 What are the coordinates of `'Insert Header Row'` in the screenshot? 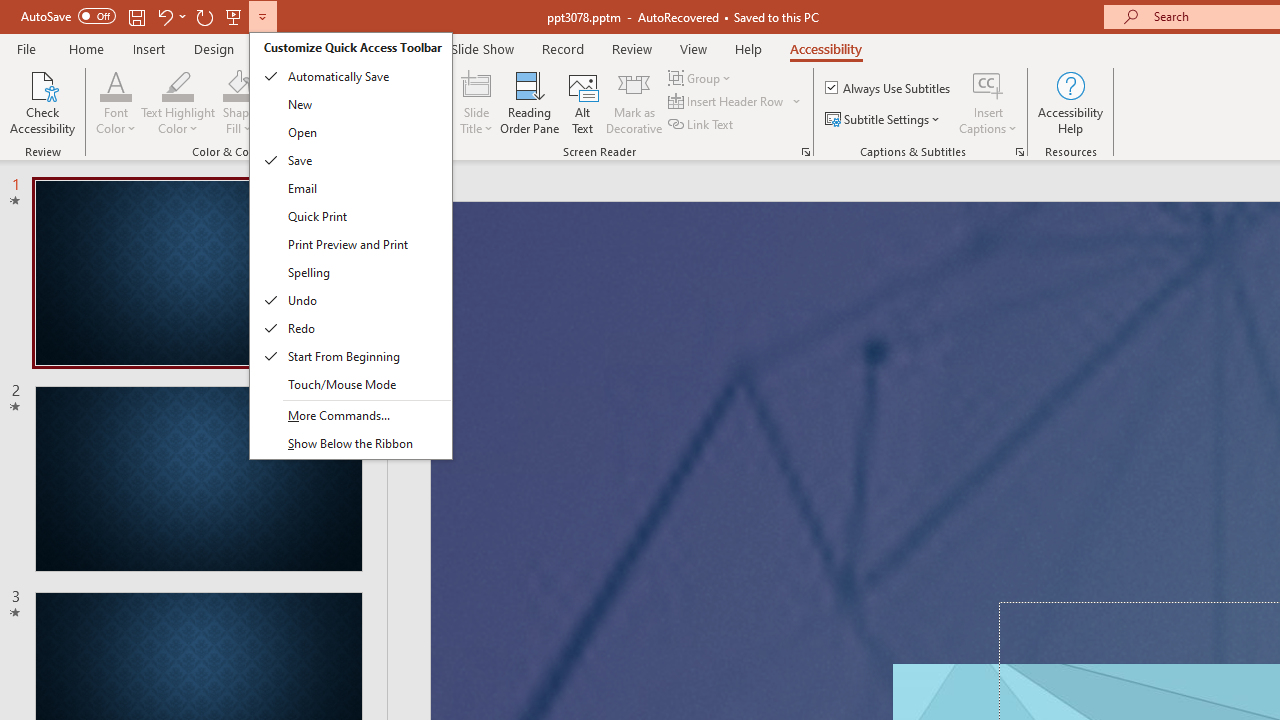 It's located at (726, 101).